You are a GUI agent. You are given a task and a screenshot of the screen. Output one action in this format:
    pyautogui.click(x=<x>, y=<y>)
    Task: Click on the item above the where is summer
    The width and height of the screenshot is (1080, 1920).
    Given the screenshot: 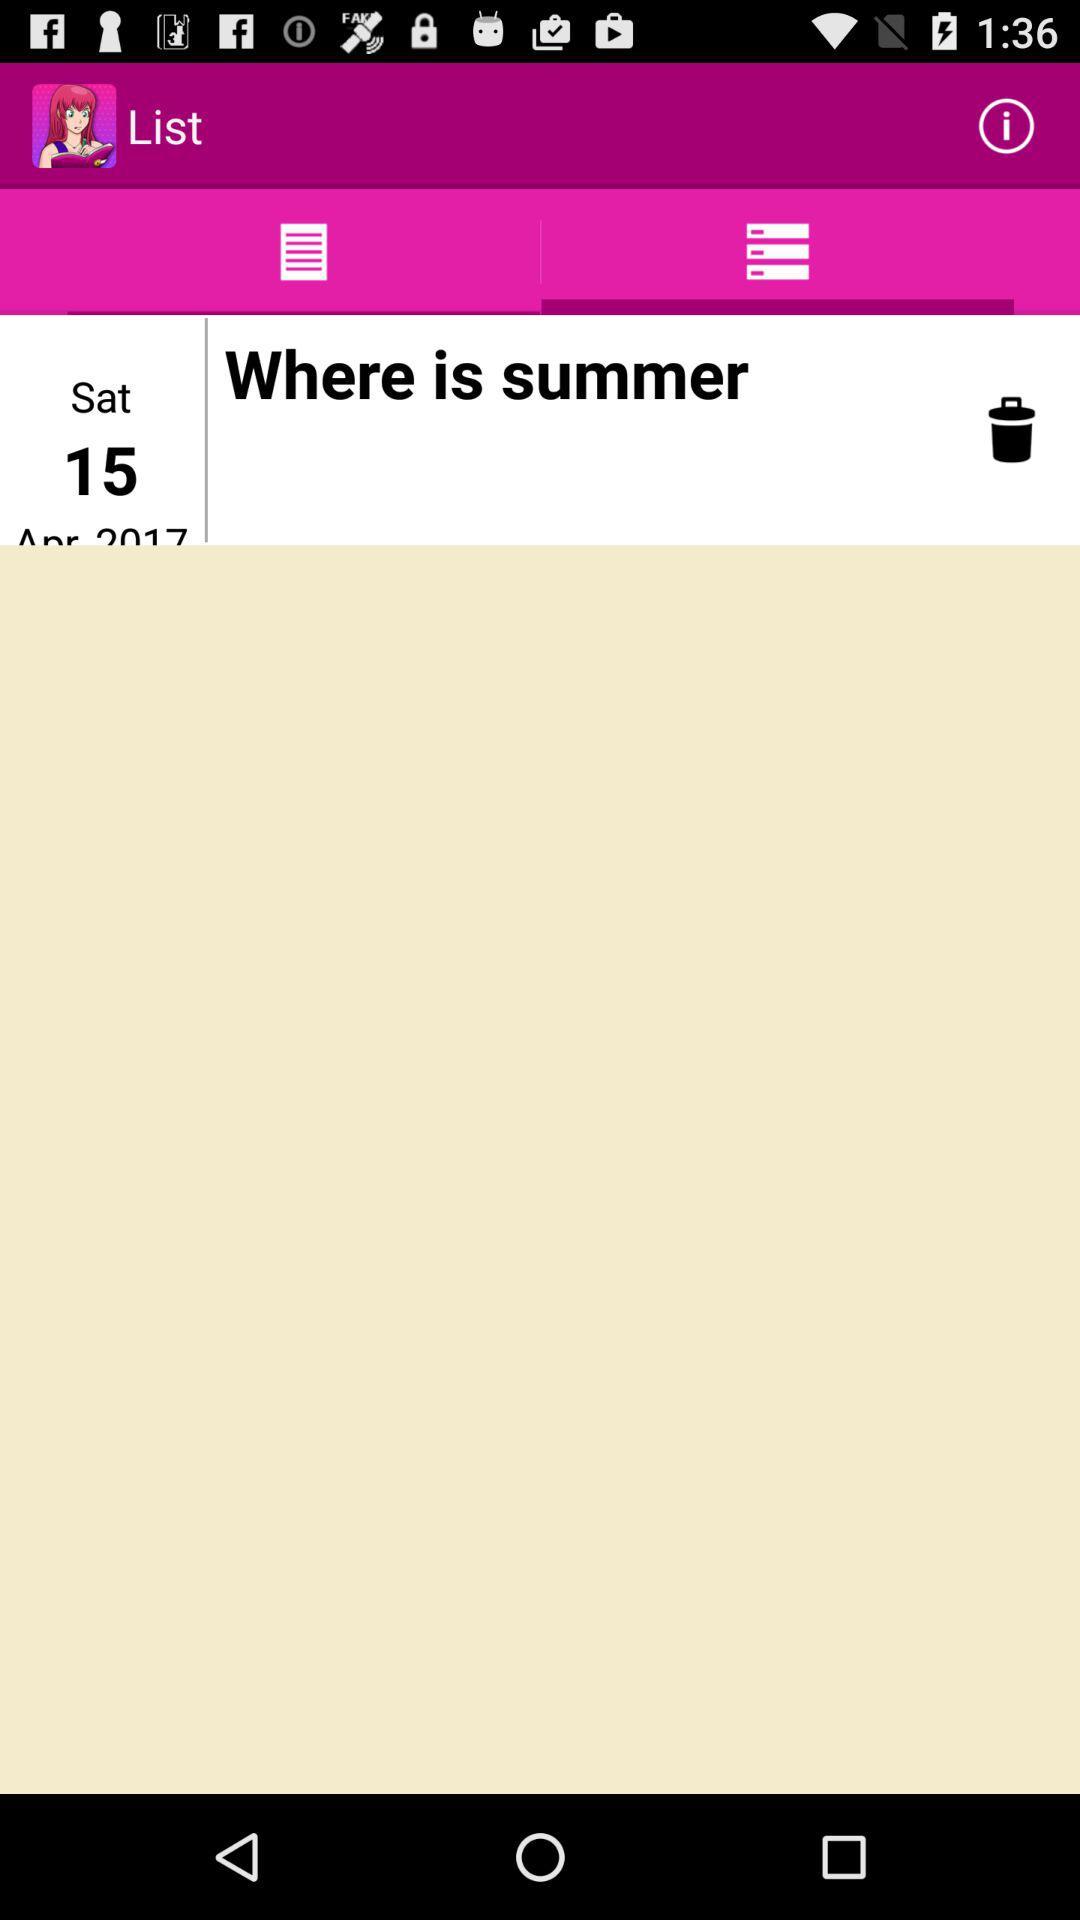 What is the action you would take?
    pyautogui.click(x=1006, y=124)
    